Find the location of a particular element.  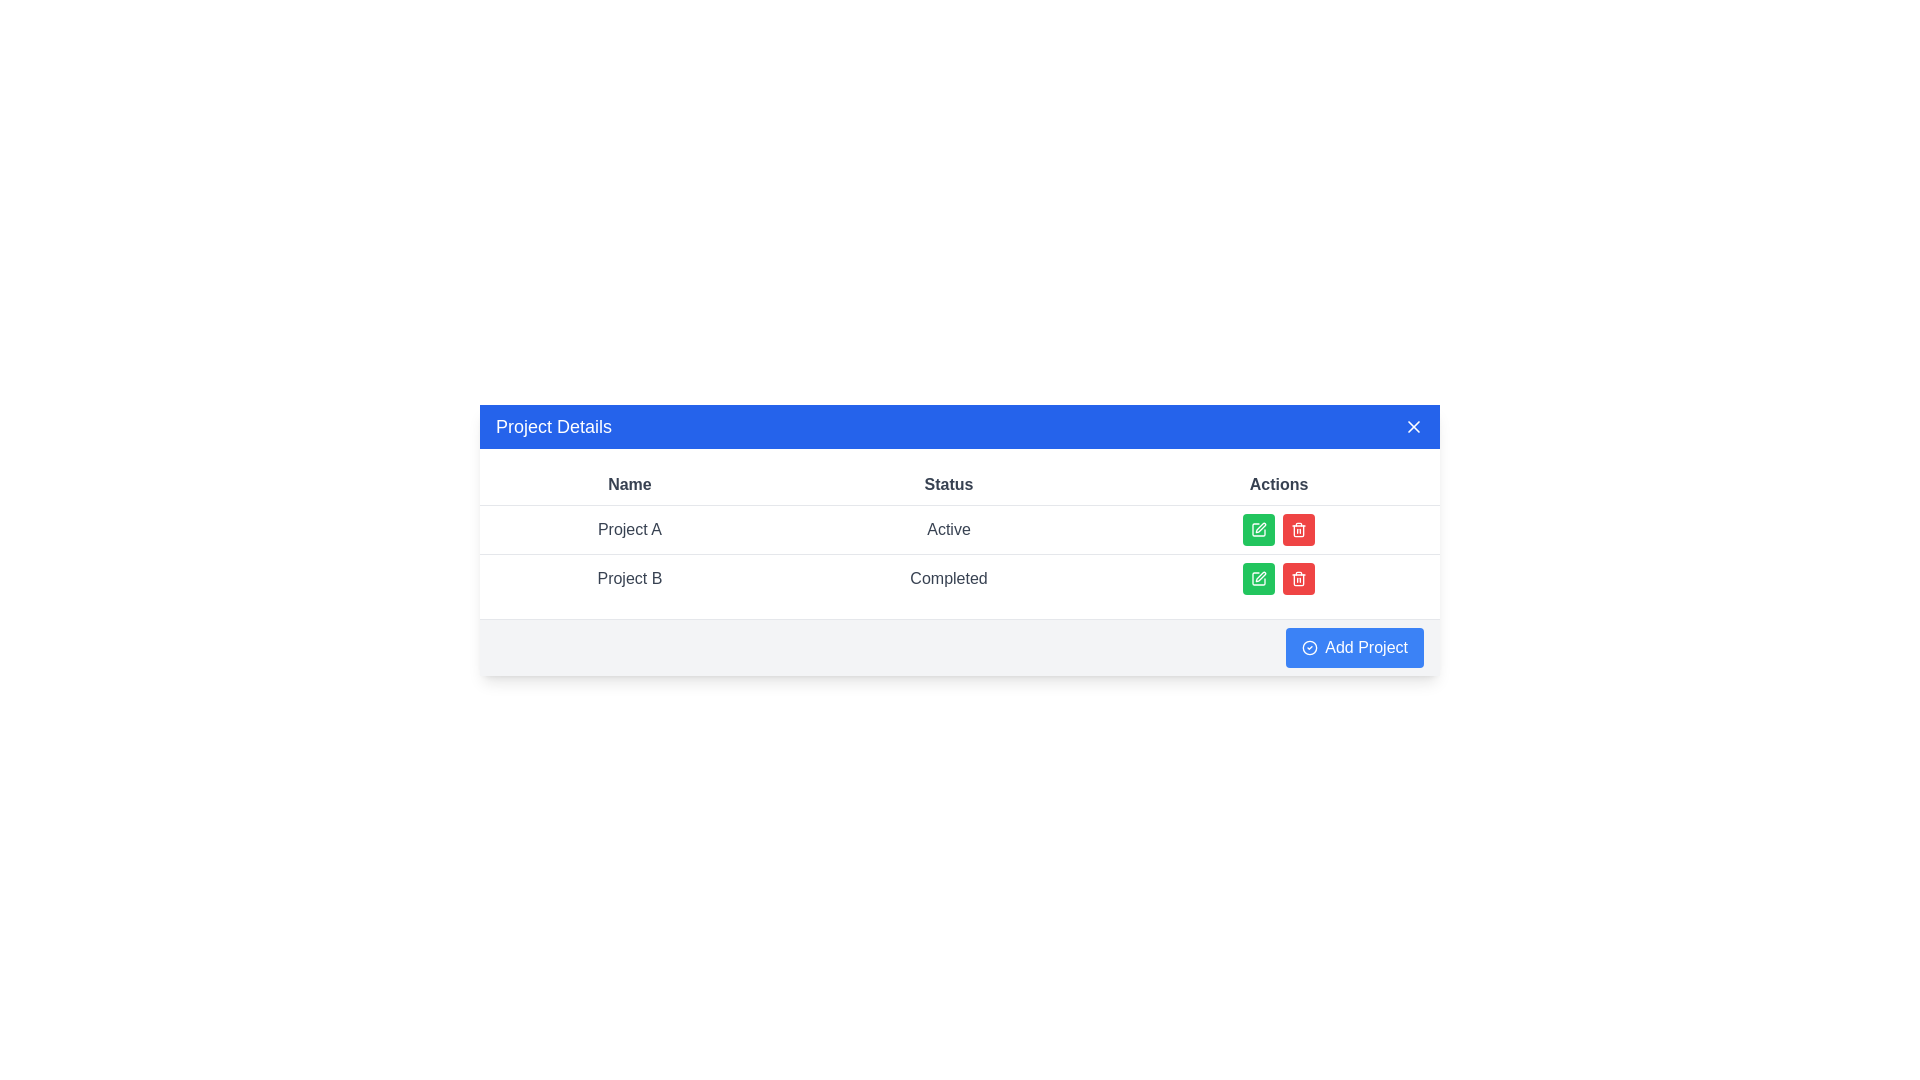

the static text label displaying the completion status 'Completed' for 'Project B' in the second row of the table under the 'Status' column is located at coordinates (948, 578).